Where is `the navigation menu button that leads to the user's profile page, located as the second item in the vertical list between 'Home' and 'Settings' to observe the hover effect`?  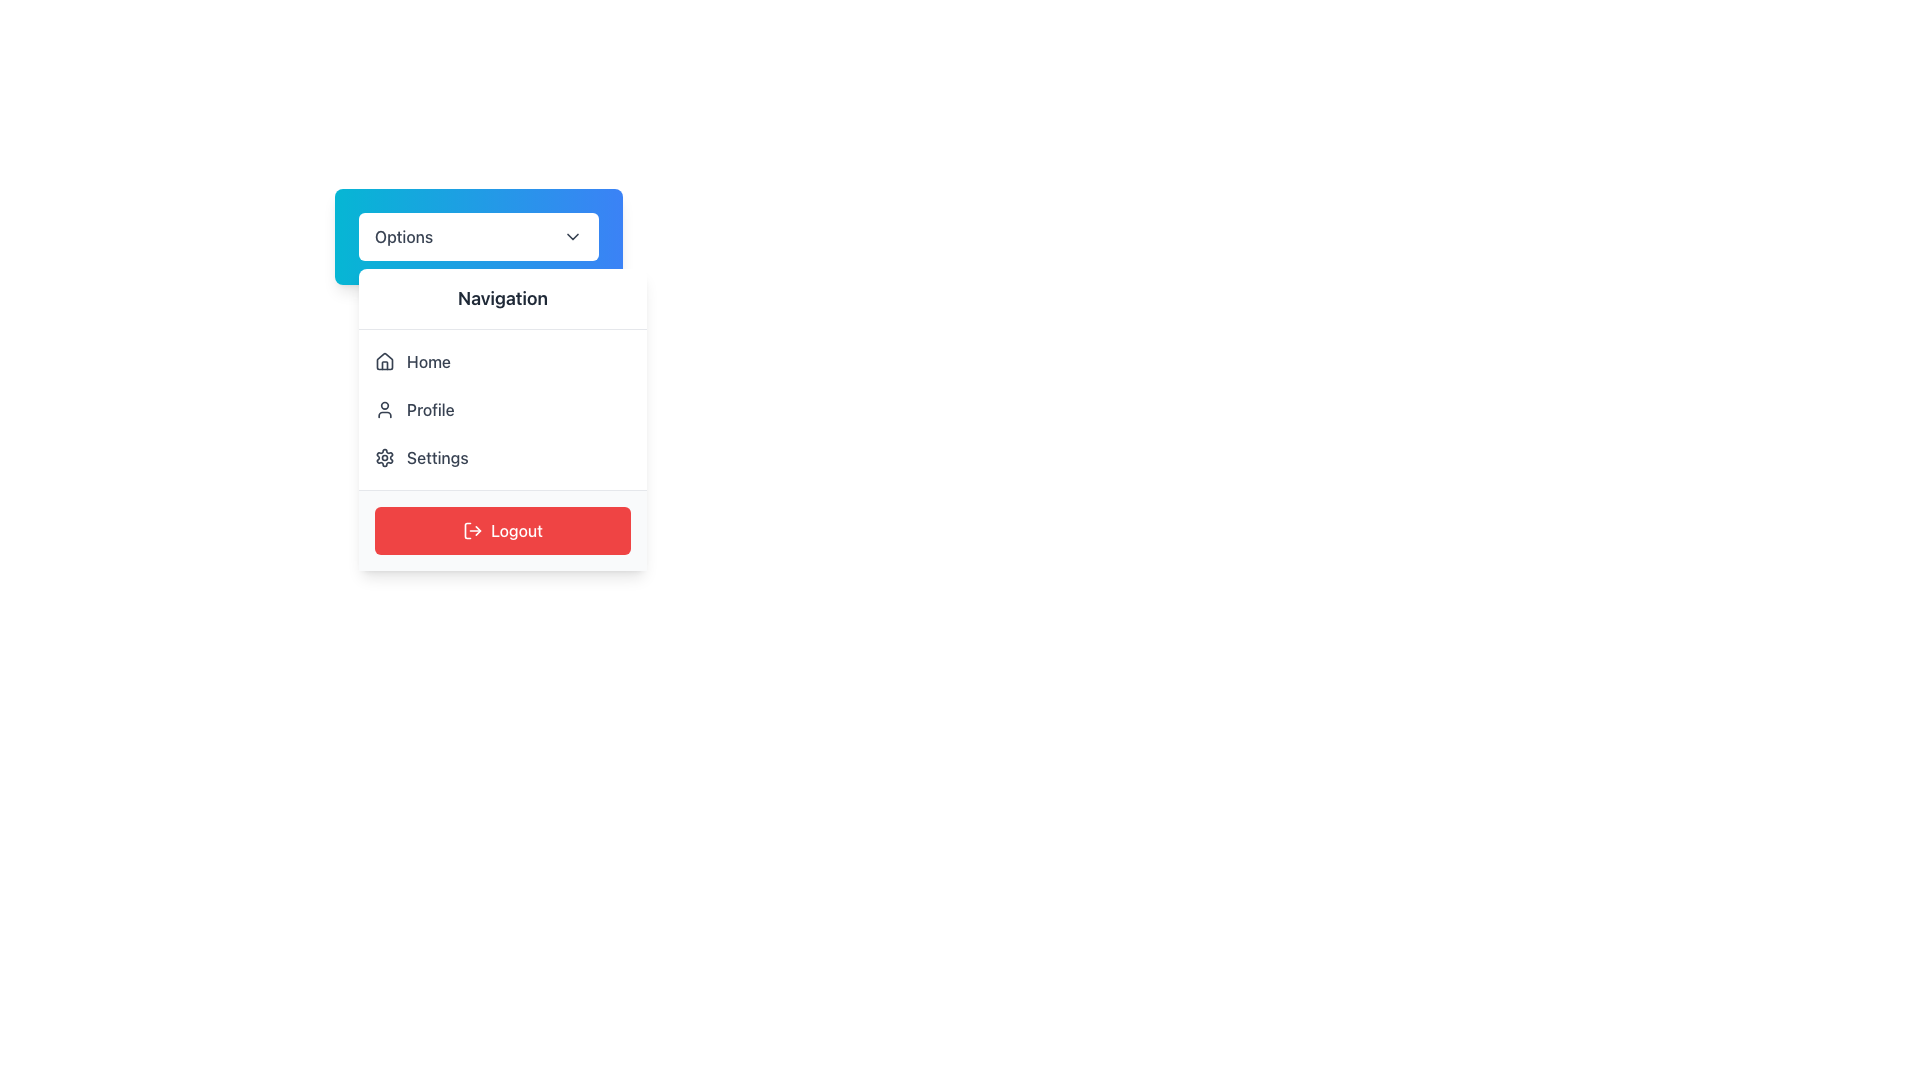
the navigation menu button that leads to the user's profile page, located as the second item in the vertical list between 'Home' and 'Settings' to observe the hover effect is located at coordinates (503, 408).